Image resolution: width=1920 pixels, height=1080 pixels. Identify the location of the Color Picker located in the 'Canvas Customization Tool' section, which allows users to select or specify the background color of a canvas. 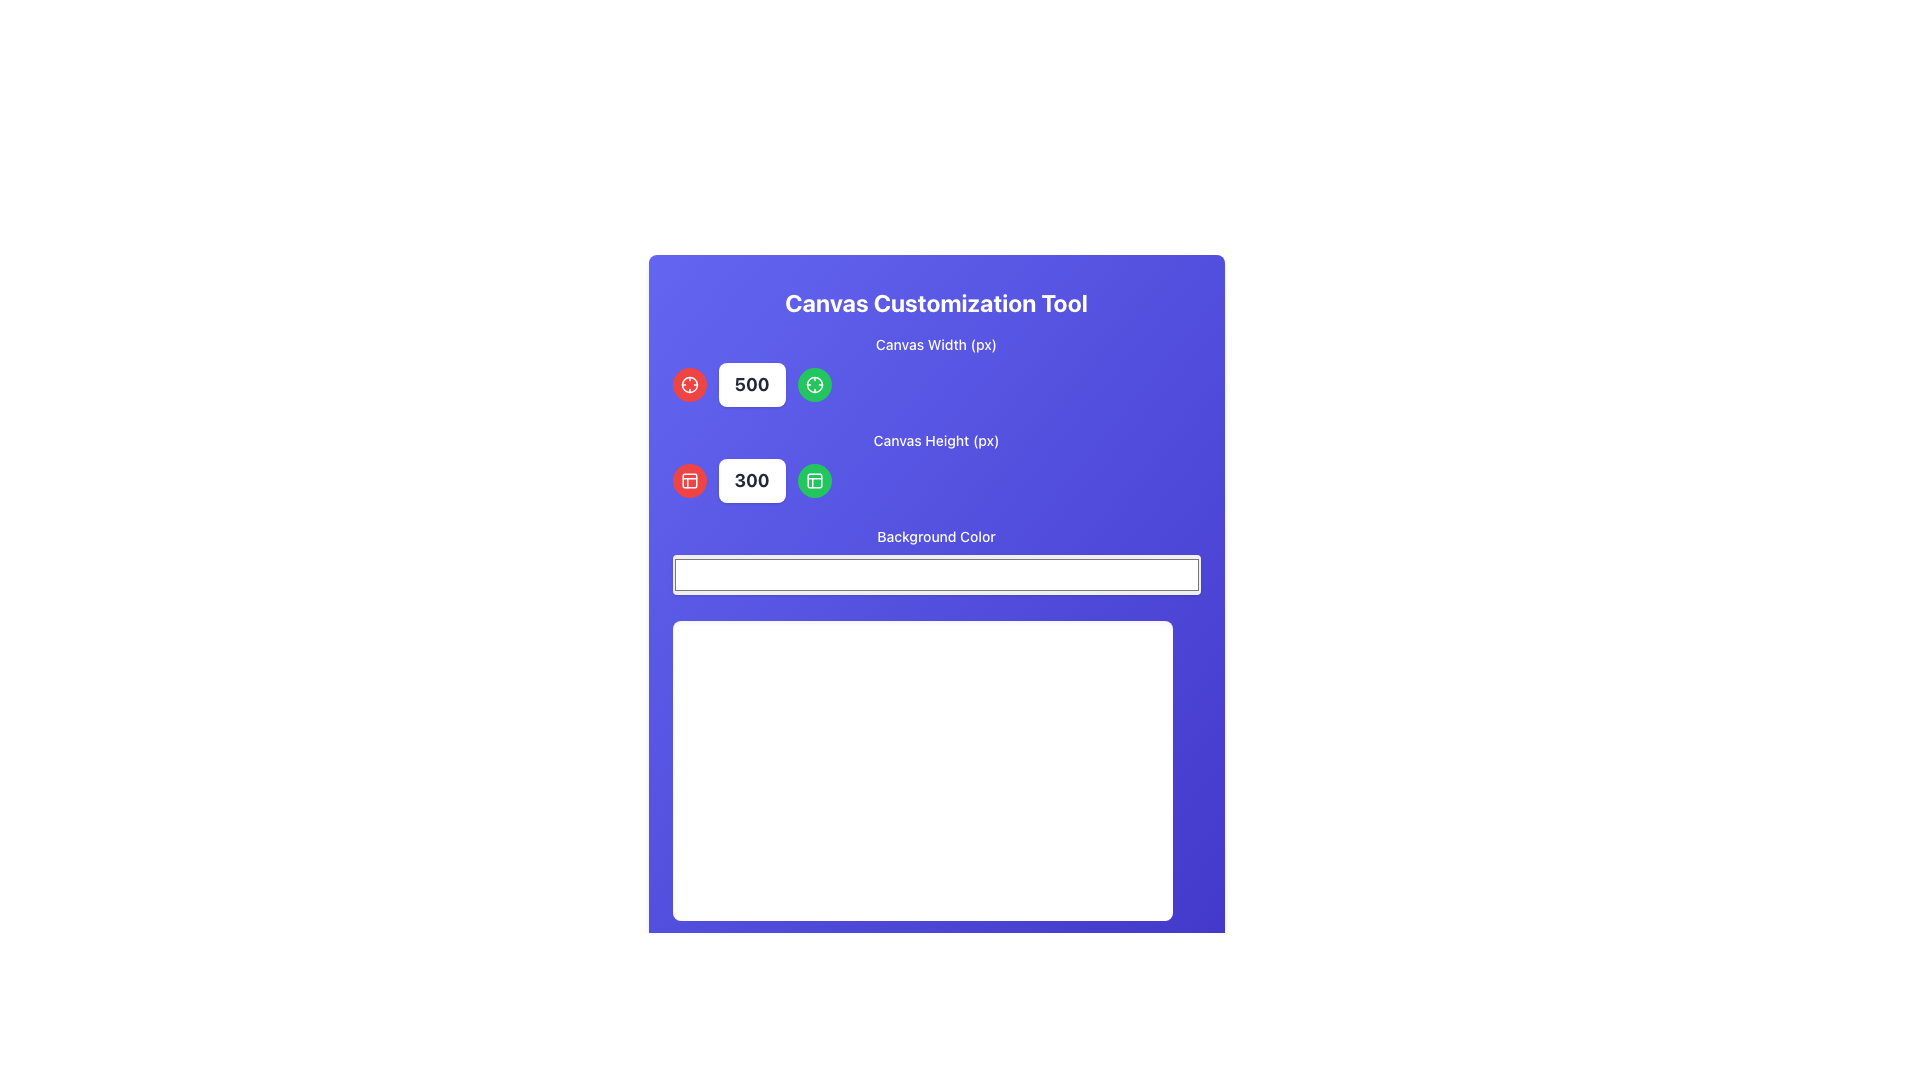
(935, 562).